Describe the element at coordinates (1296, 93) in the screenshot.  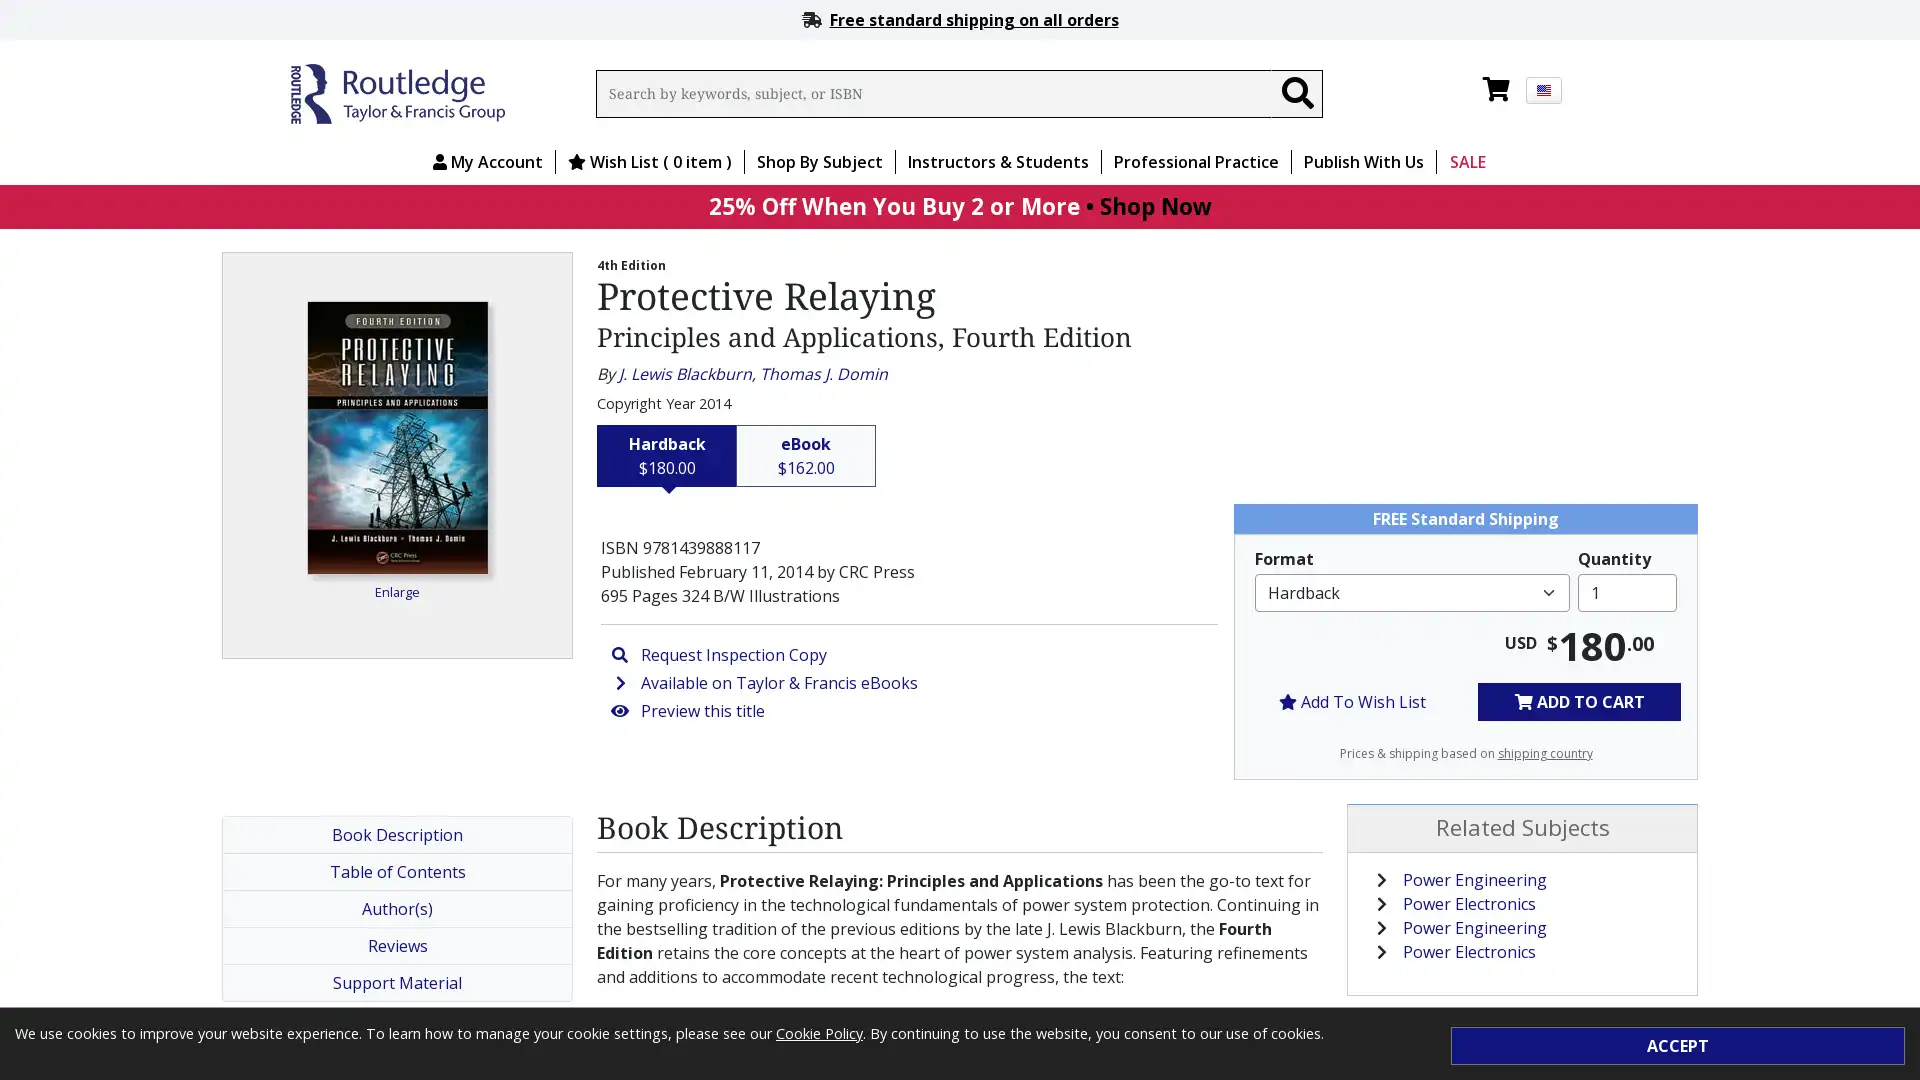
I see `Search` at that location.